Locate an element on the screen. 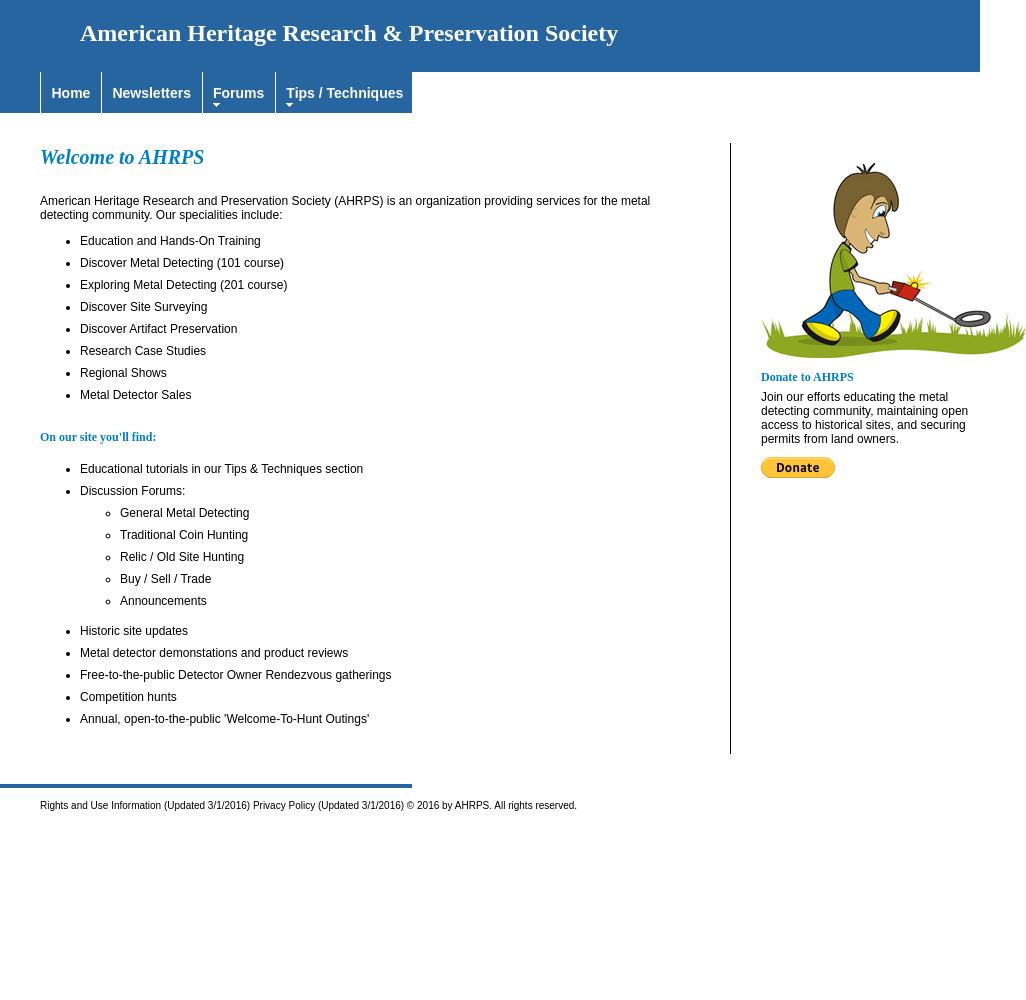 This screenshot has width=1026, height=1000. 'Annual, open-to-the-public 'Welcome-To-Hunt Outings'' is located at coordinates (224, 718).